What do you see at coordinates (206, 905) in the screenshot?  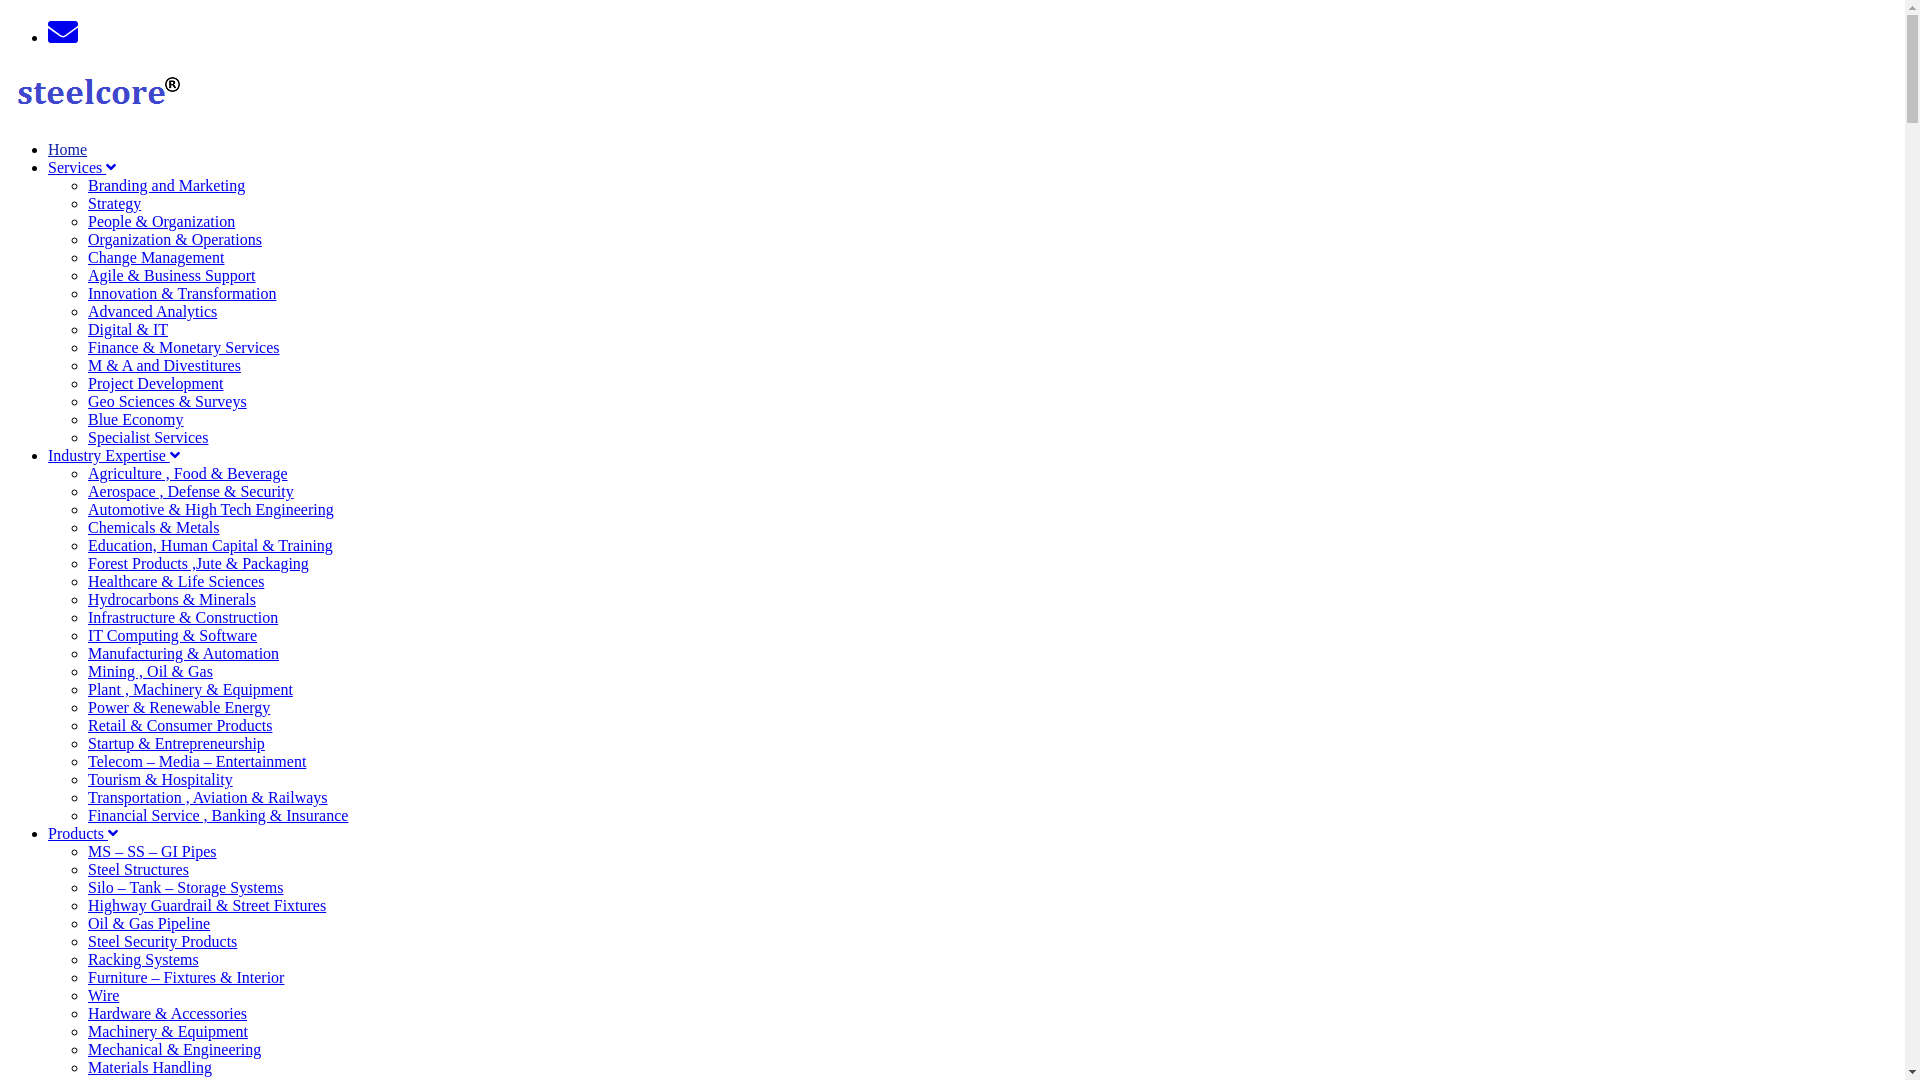 I see `'Highway Guardrail & Street Fixtures'` at bounding box center [206, 905].